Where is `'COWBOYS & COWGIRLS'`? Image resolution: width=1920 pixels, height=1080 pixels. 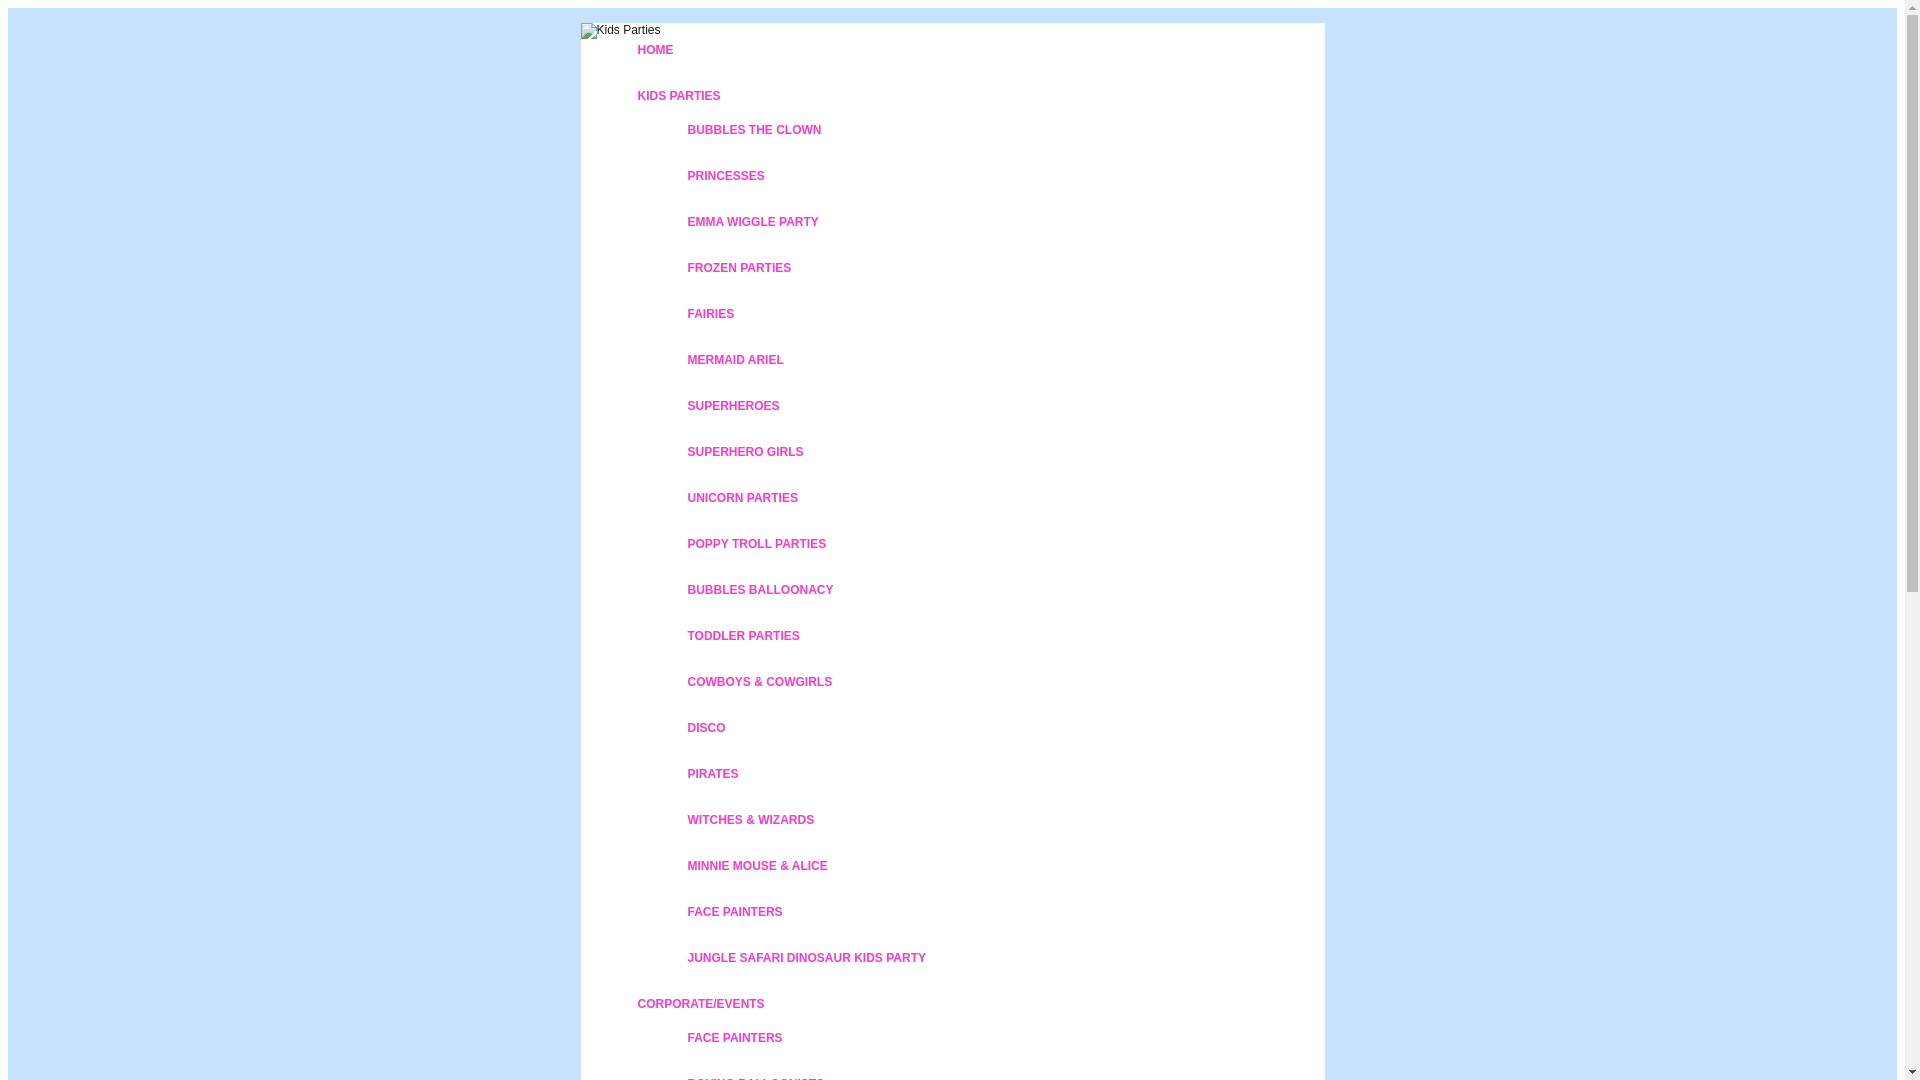 'COWBOYS & COWGIRLS' is located at coordinates (758, 681).